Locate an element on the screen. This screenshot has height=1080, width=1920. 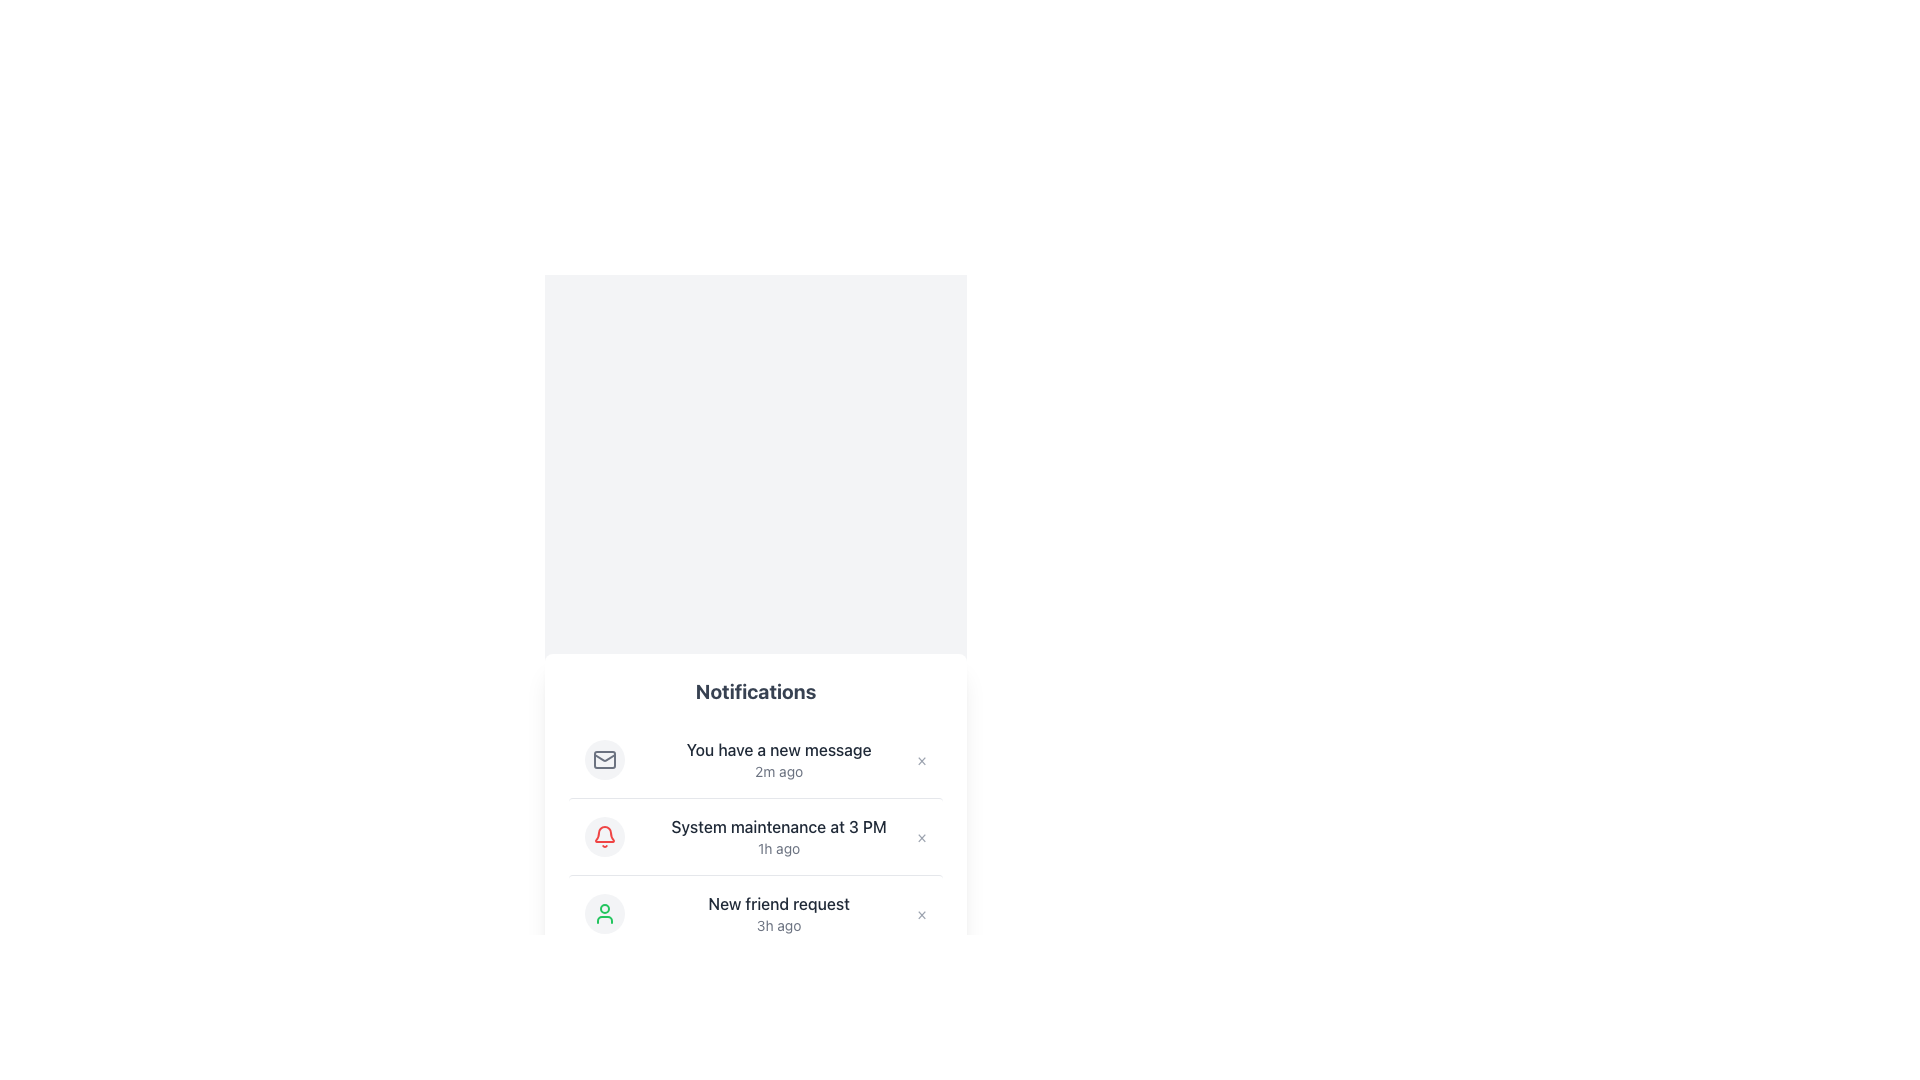
the static text that indicates 'New friend request' in the third notification card, which is styled with a gray font color and medium font weight is located at coordinates (778, 903).